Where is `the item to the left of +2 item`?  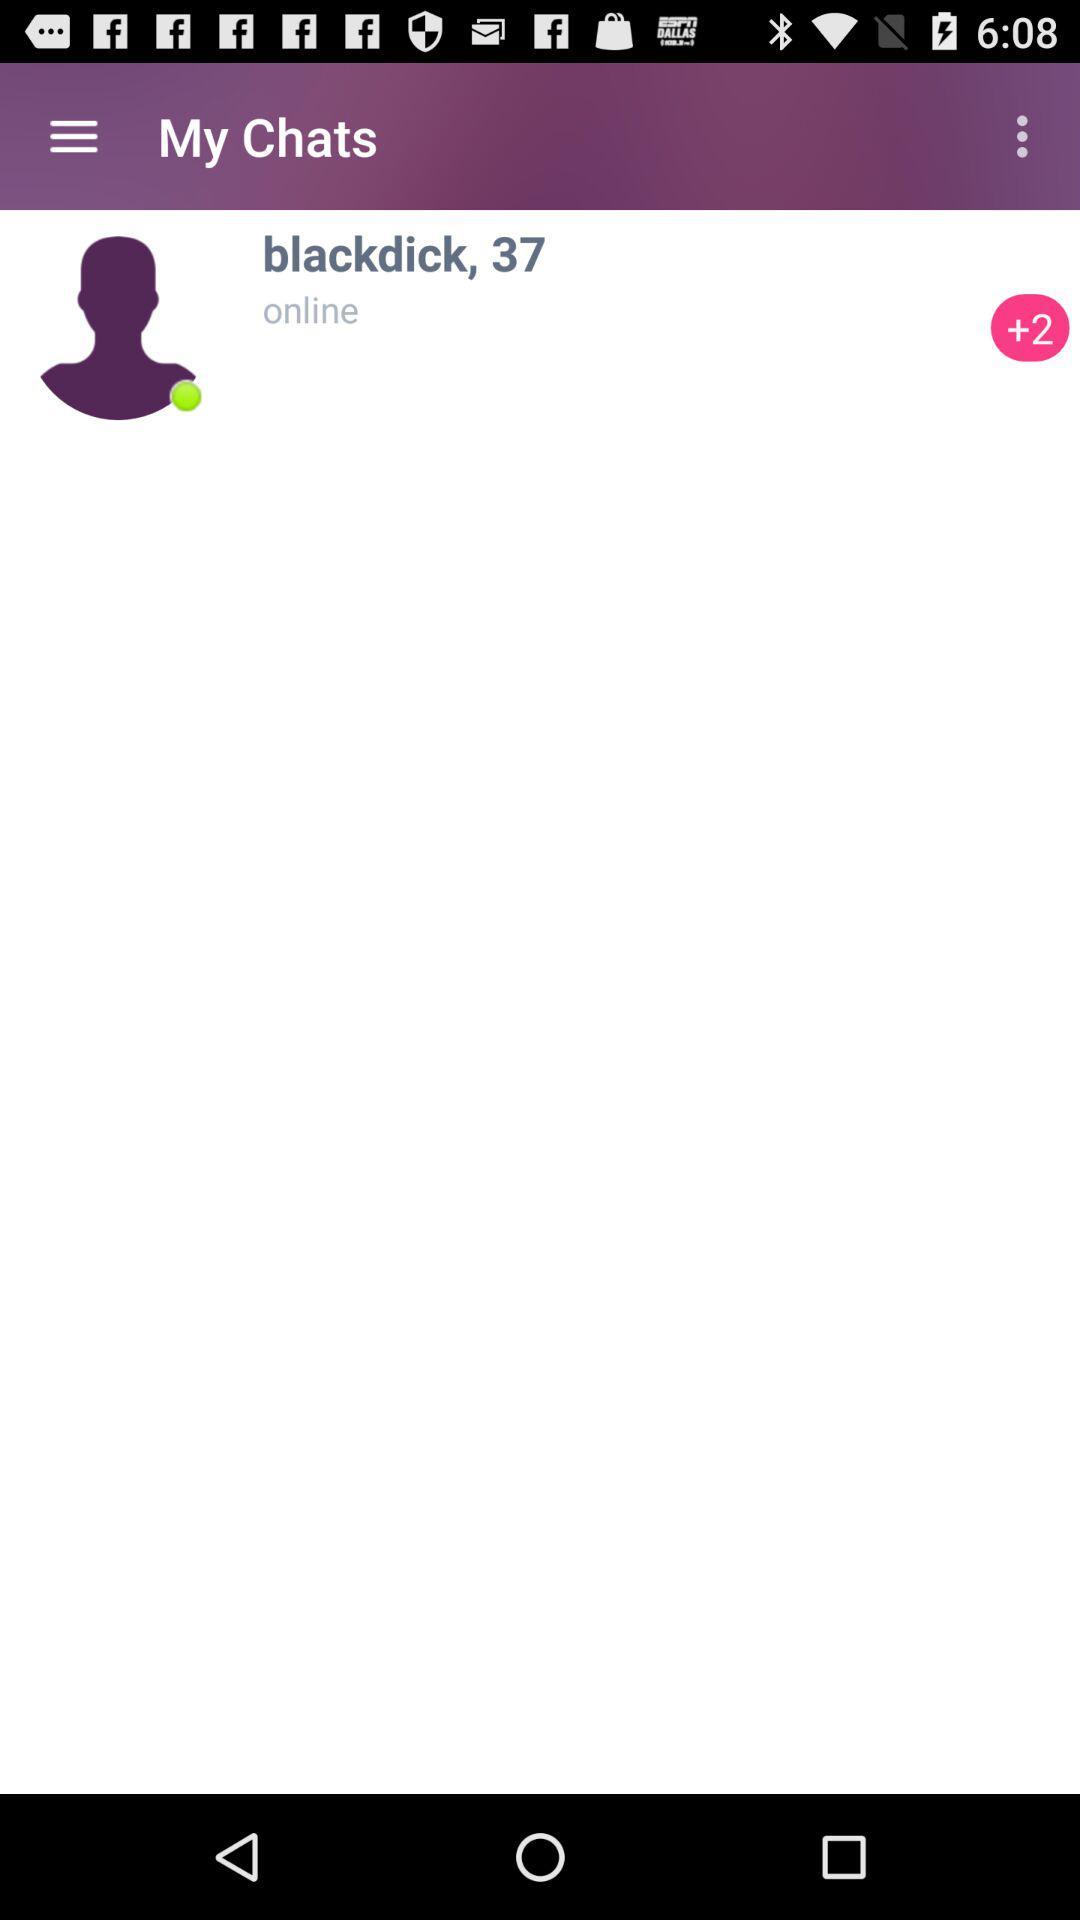
the item to the left of +2 item is located at coordinates (620, 251).